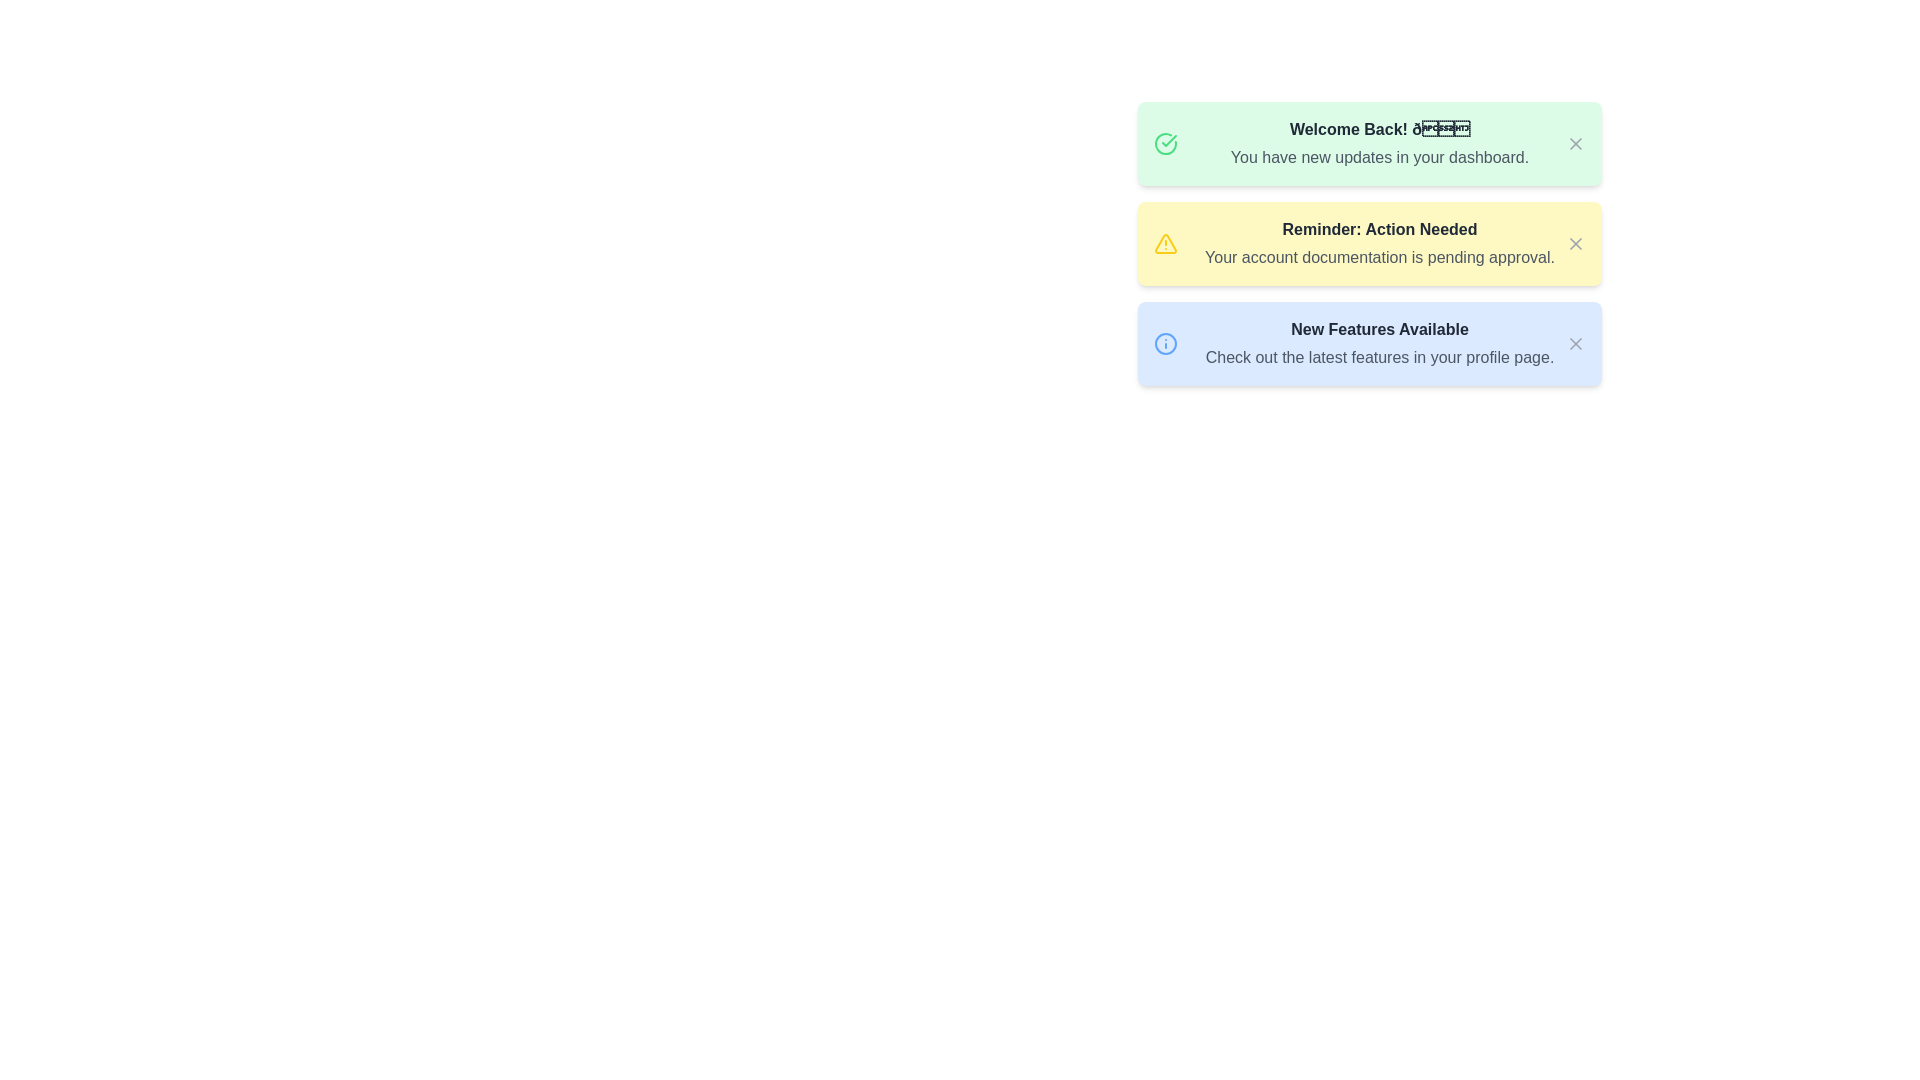 The width and height of the screenshot is (1920, 1080). I want to click on the title text in the light blue notification card that introduces new features, located at the center of the card, so click(1379, 329).